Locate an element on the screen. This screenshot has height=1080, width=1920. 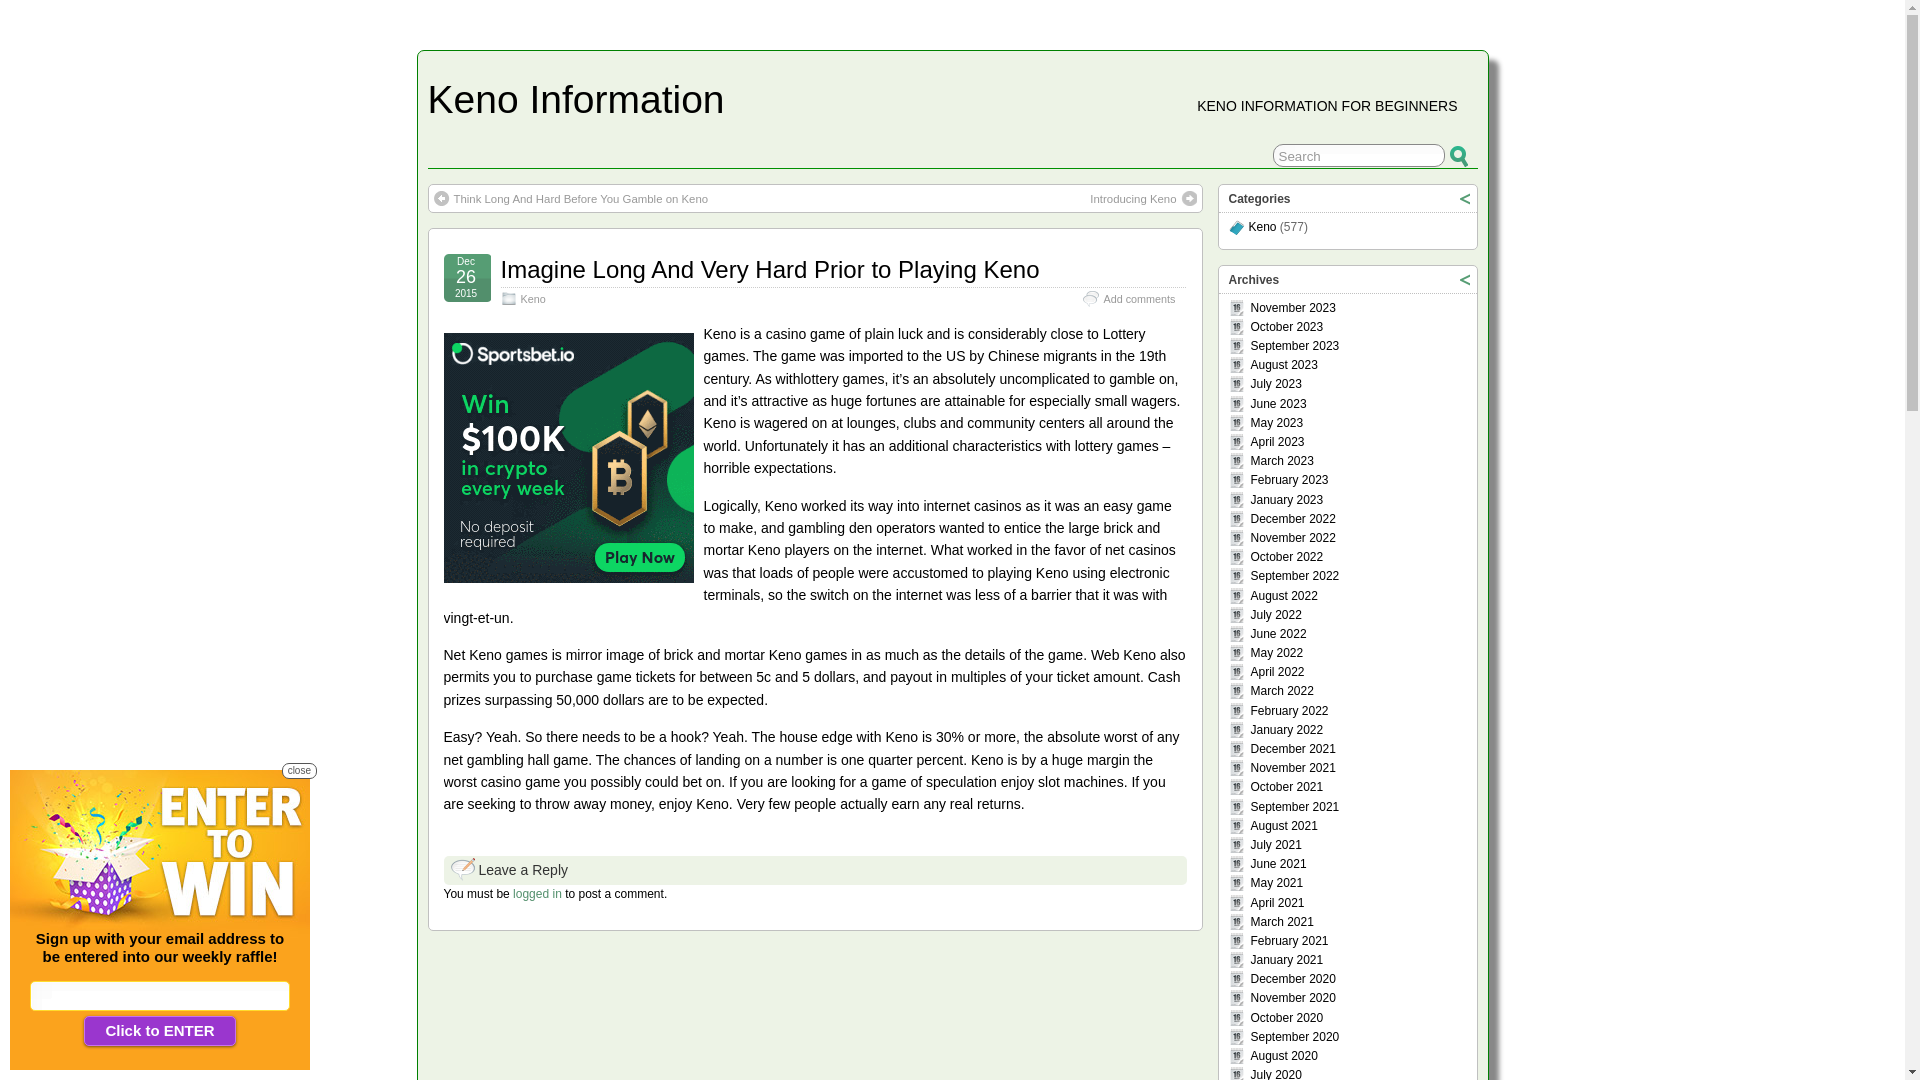
'October 2020' is located at coordinates (1286, 1018).